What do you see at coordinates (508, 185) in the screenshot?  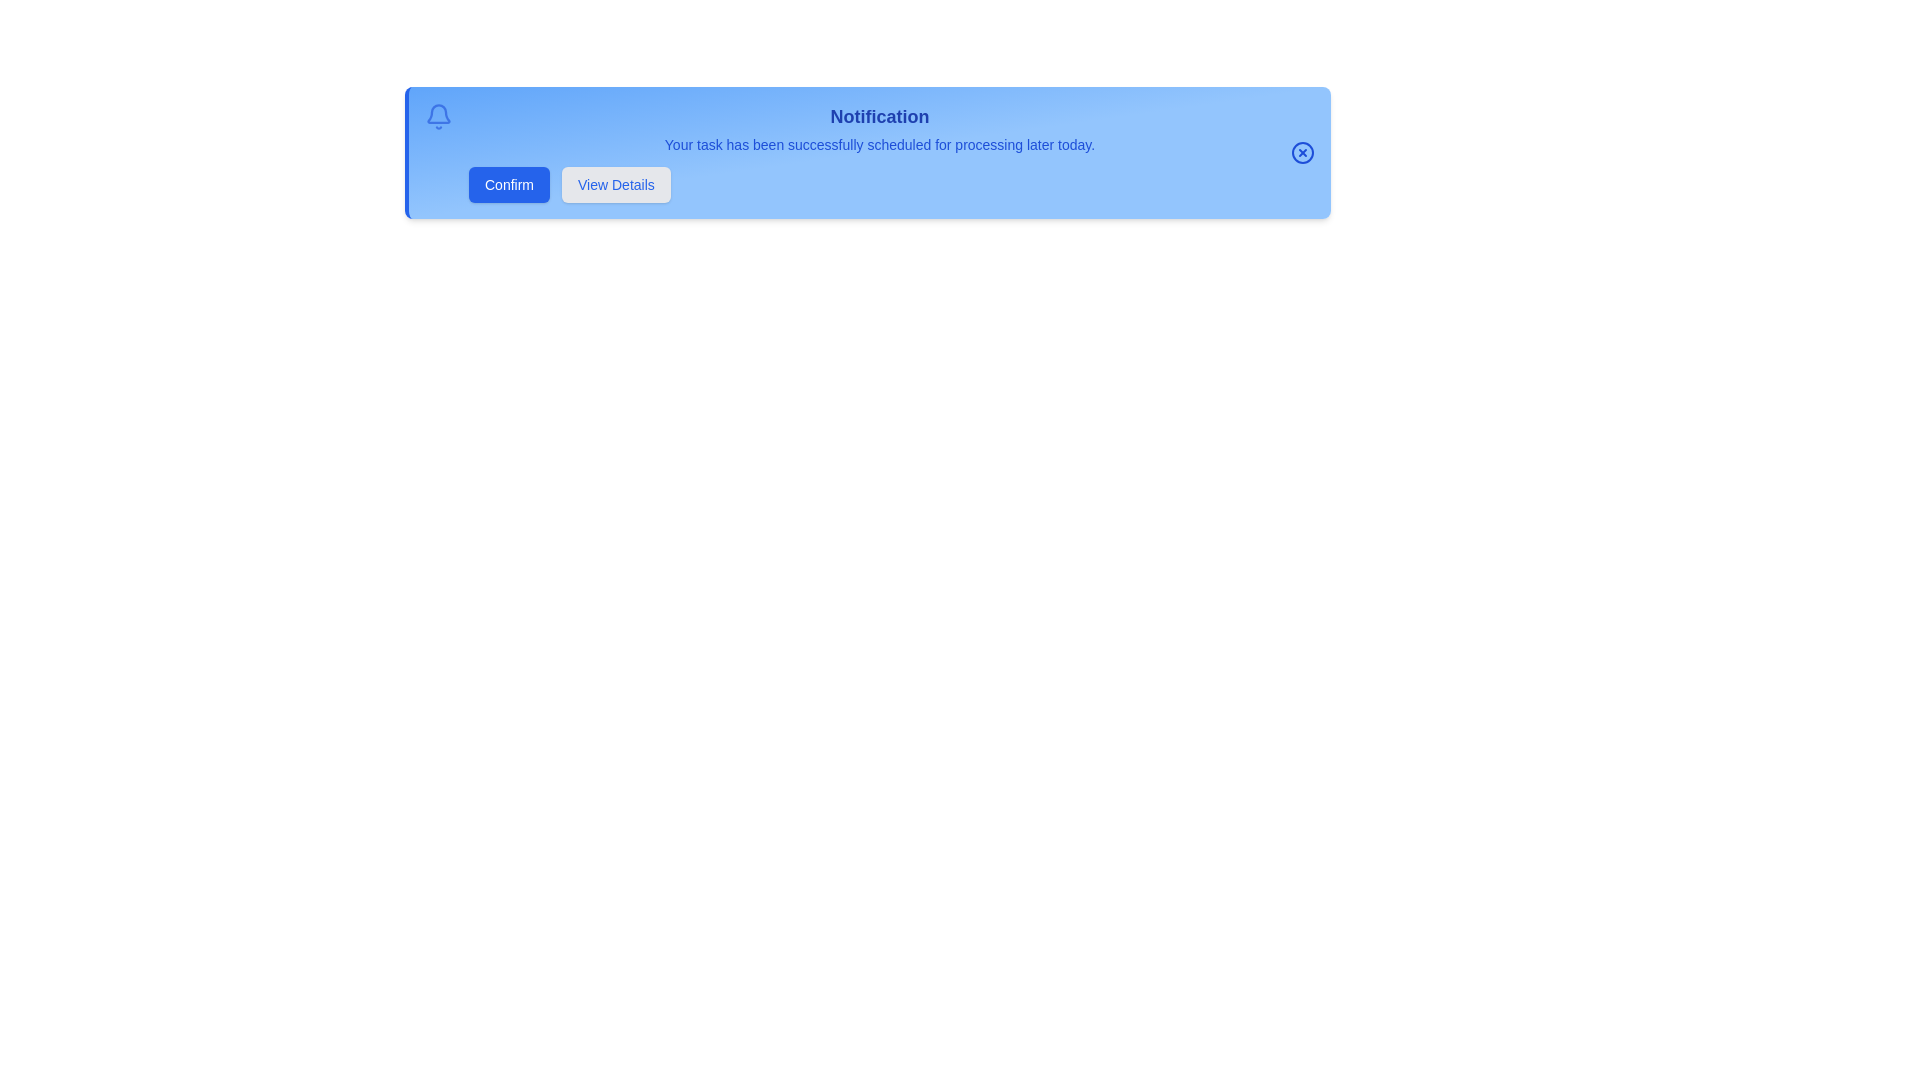 I see `'Confirm' button to acknowledge the task scheduling` at bounding box center [508, 185].